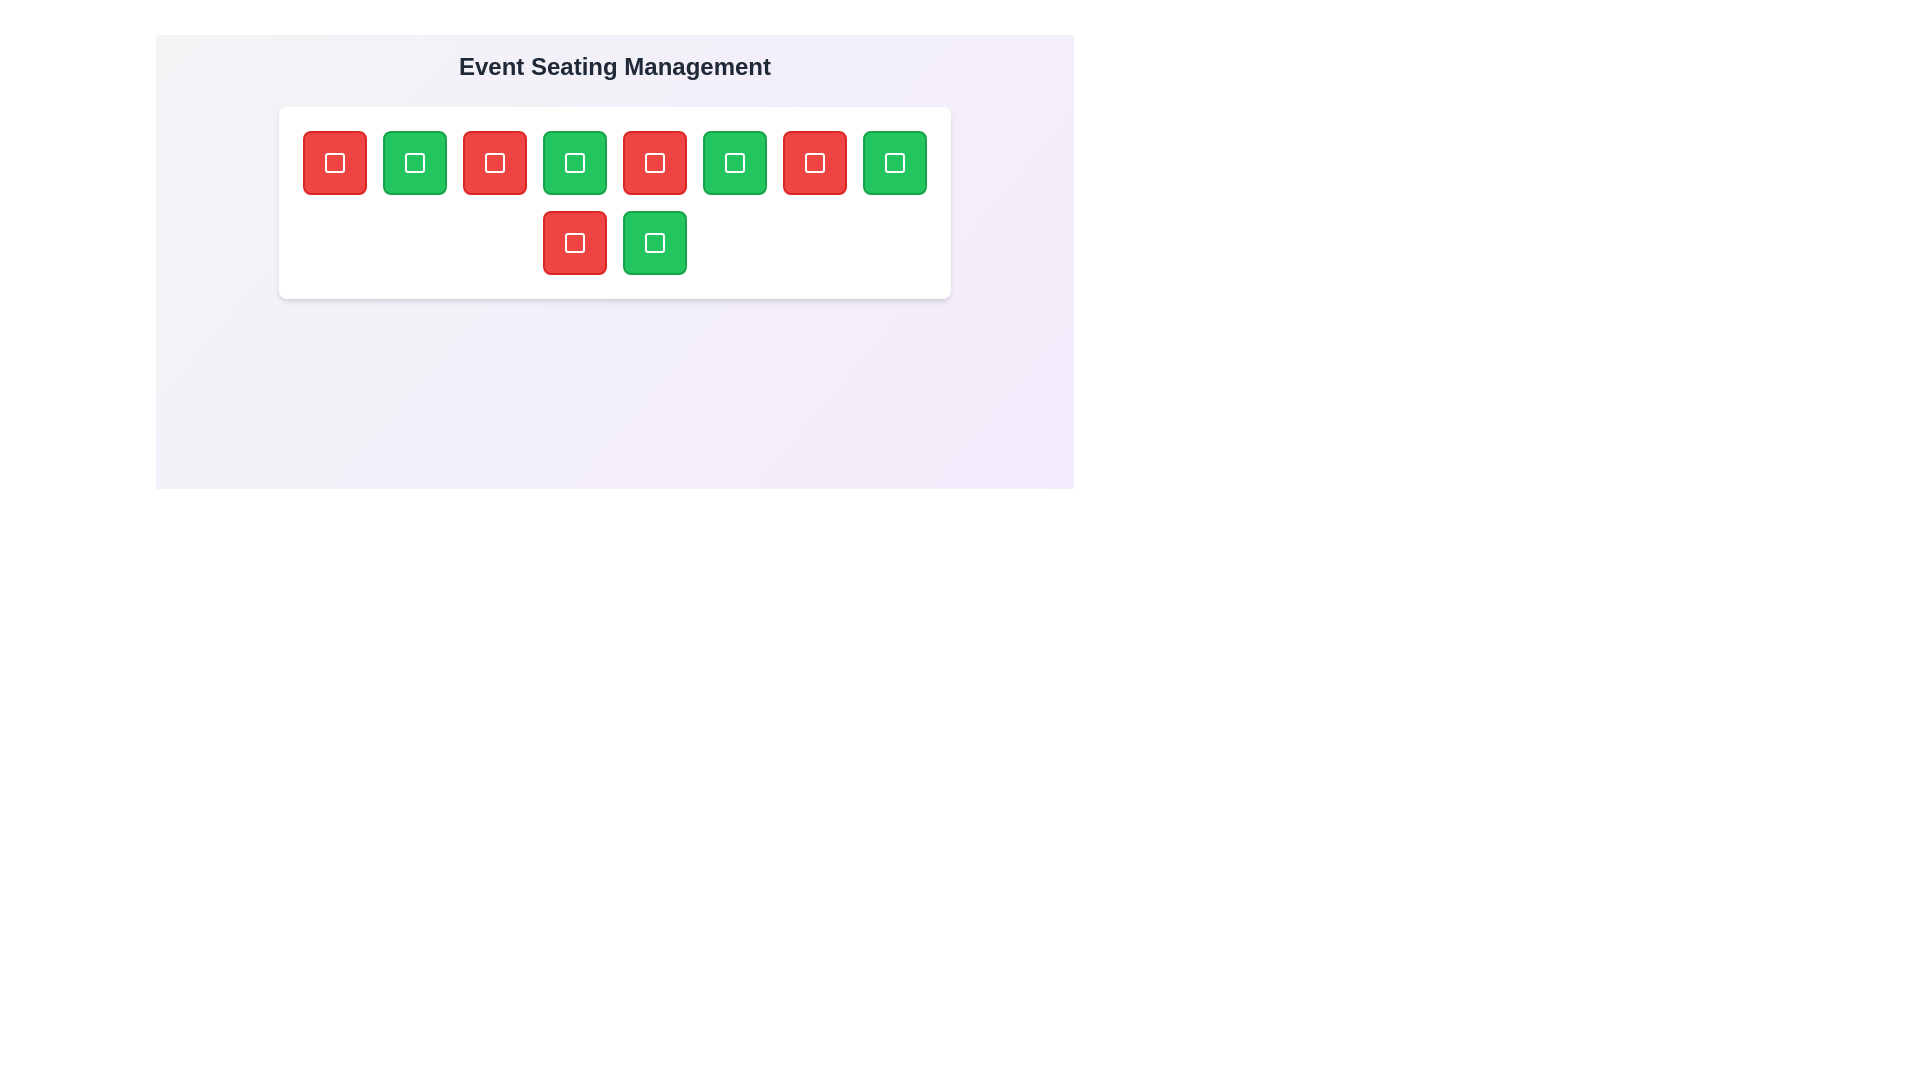  I want to click on the inner square icon indicating the status of 'Seat 7' in the grid layout, so click(815, 161).